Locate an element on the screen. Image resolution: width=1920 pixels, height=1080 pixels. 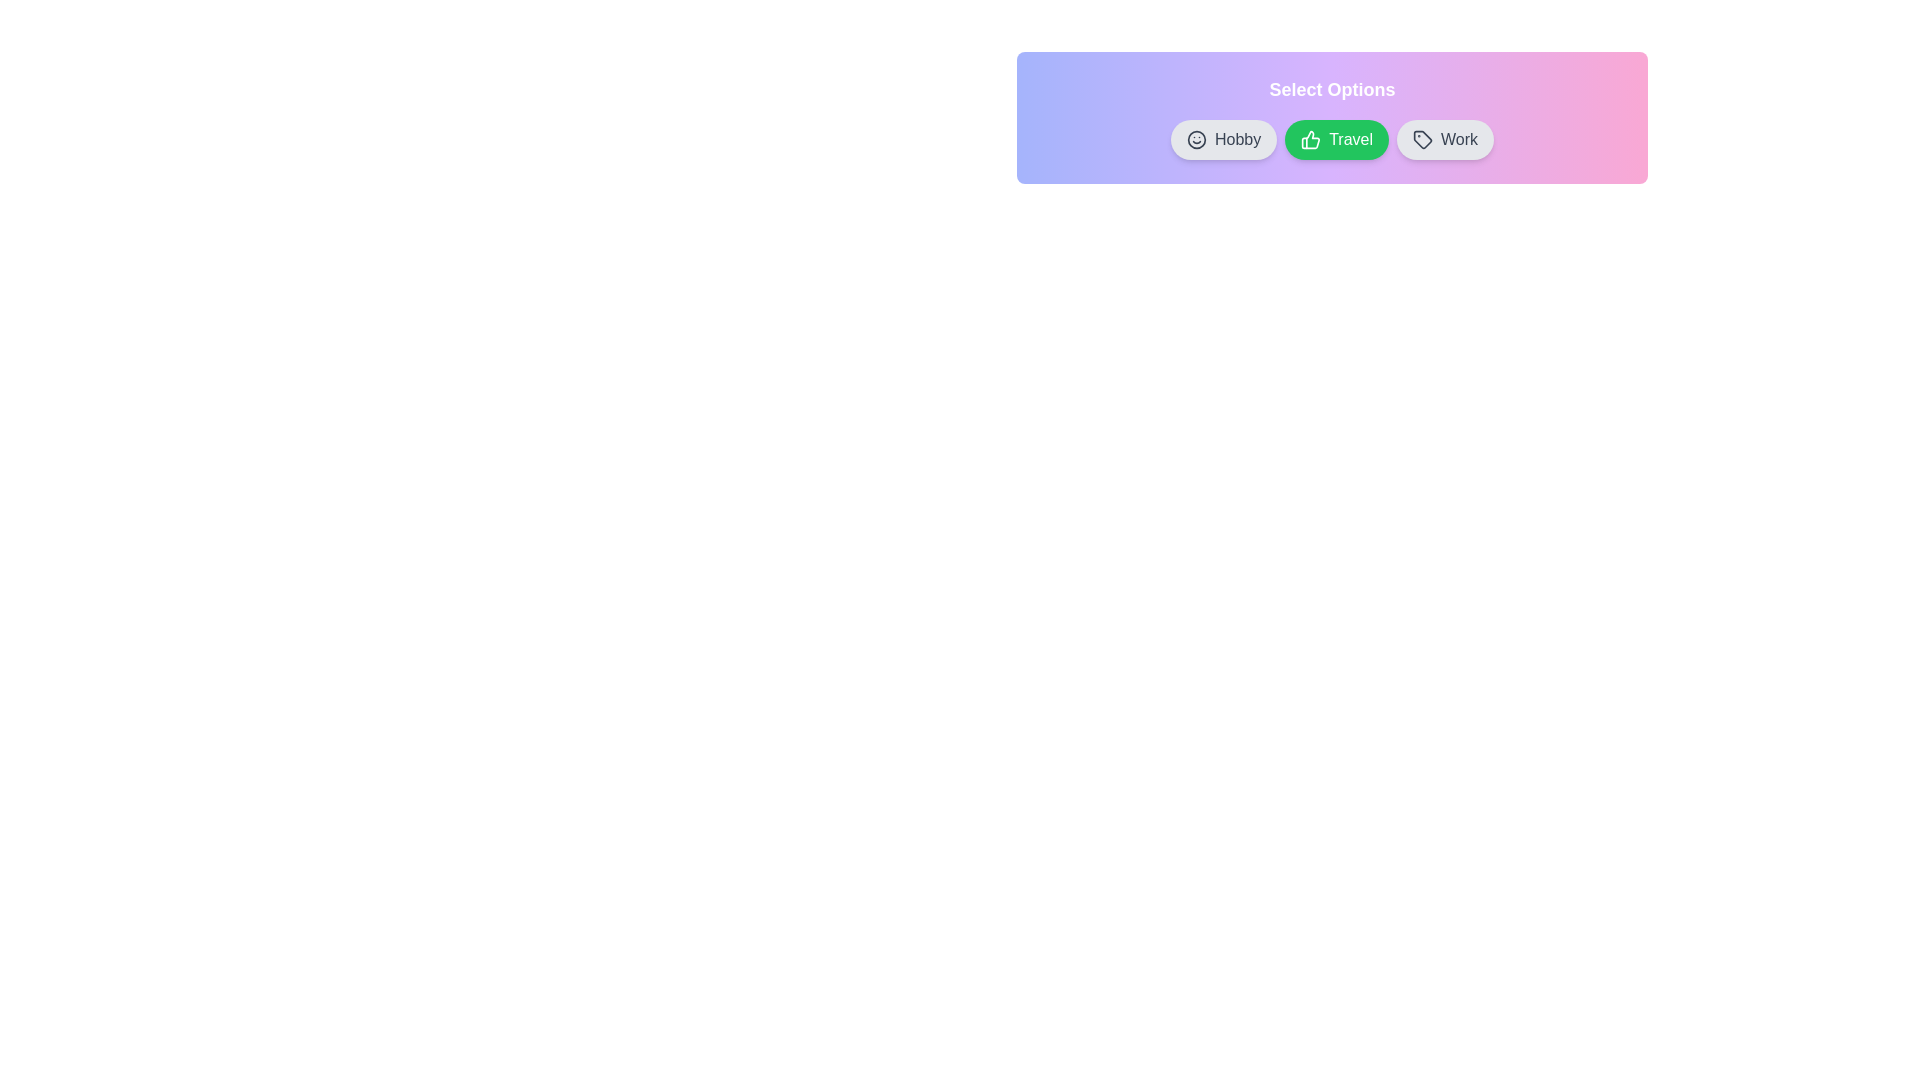
the chip labeled Travel is located at coordinates (1337, 138).